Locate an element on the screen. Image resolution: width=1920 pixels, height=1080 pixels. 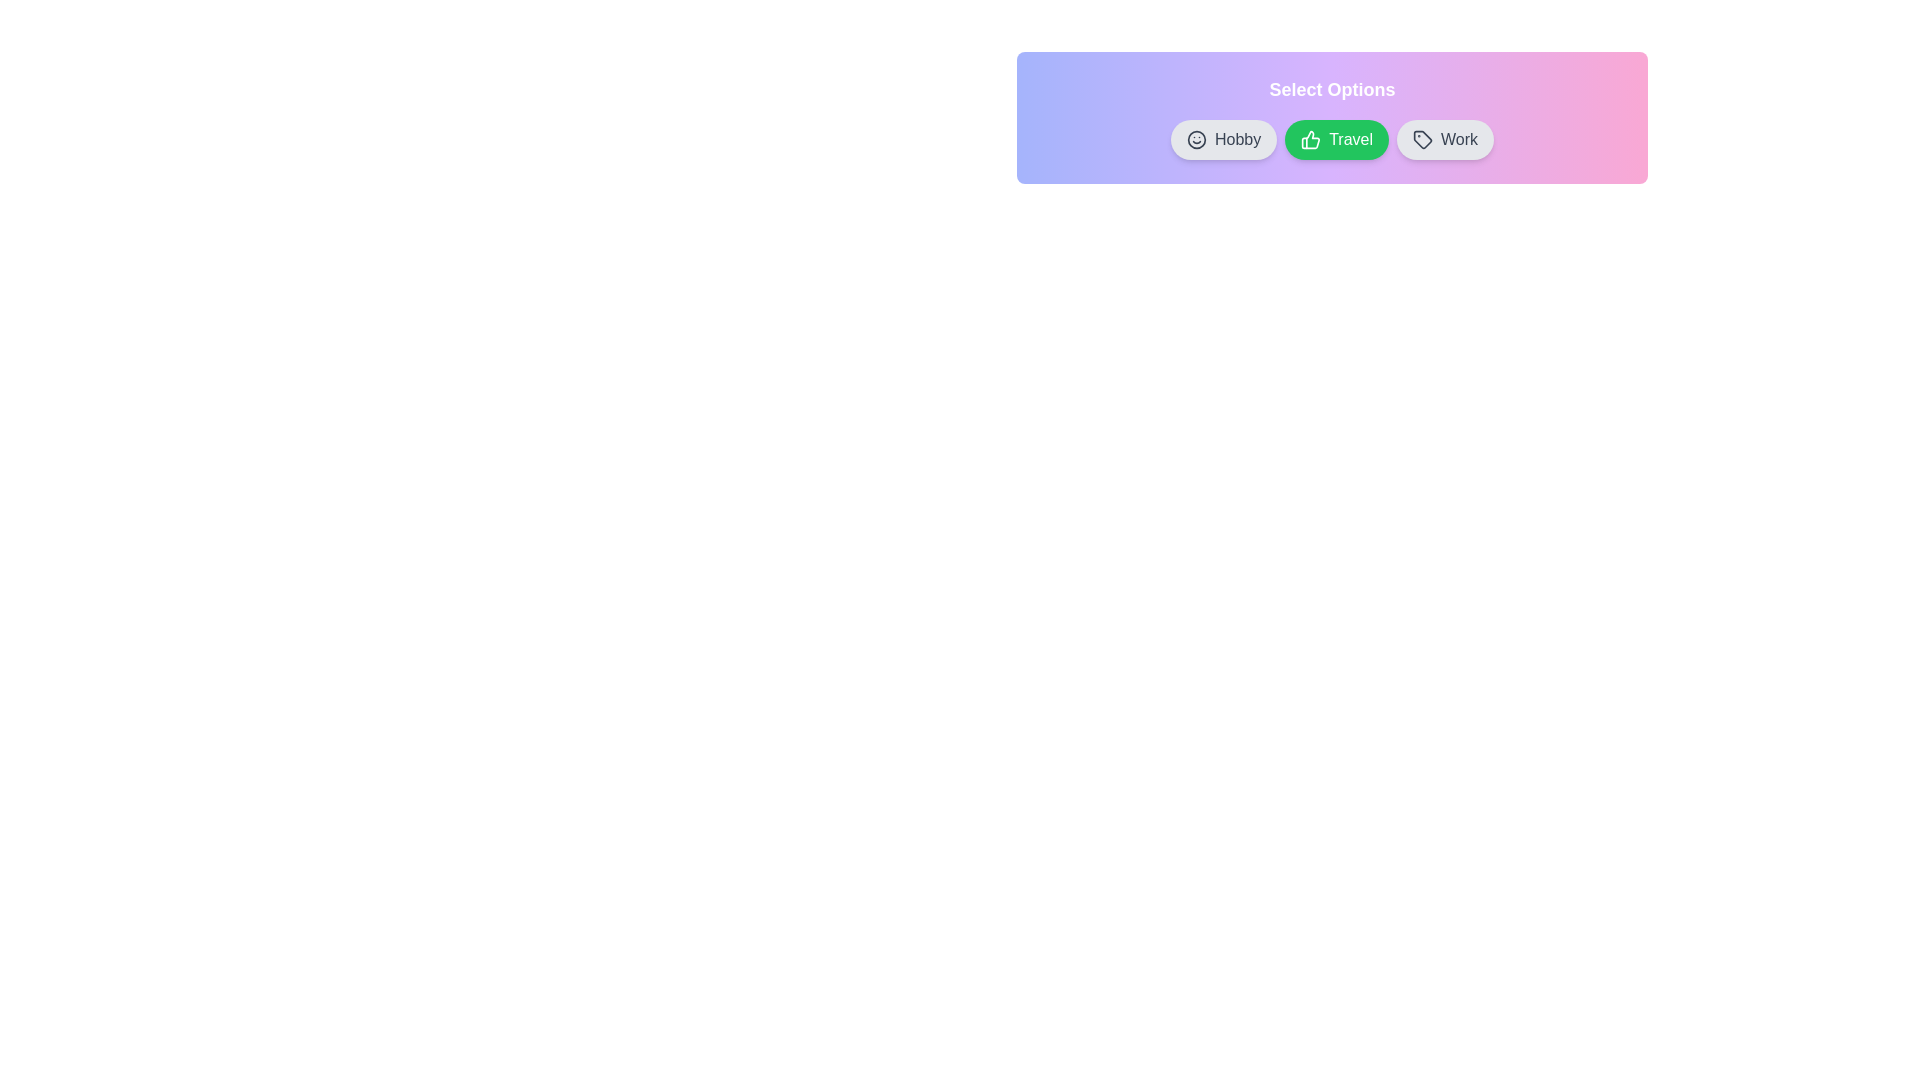
the chip labeled Travel is located at coordinates (1337, 138).